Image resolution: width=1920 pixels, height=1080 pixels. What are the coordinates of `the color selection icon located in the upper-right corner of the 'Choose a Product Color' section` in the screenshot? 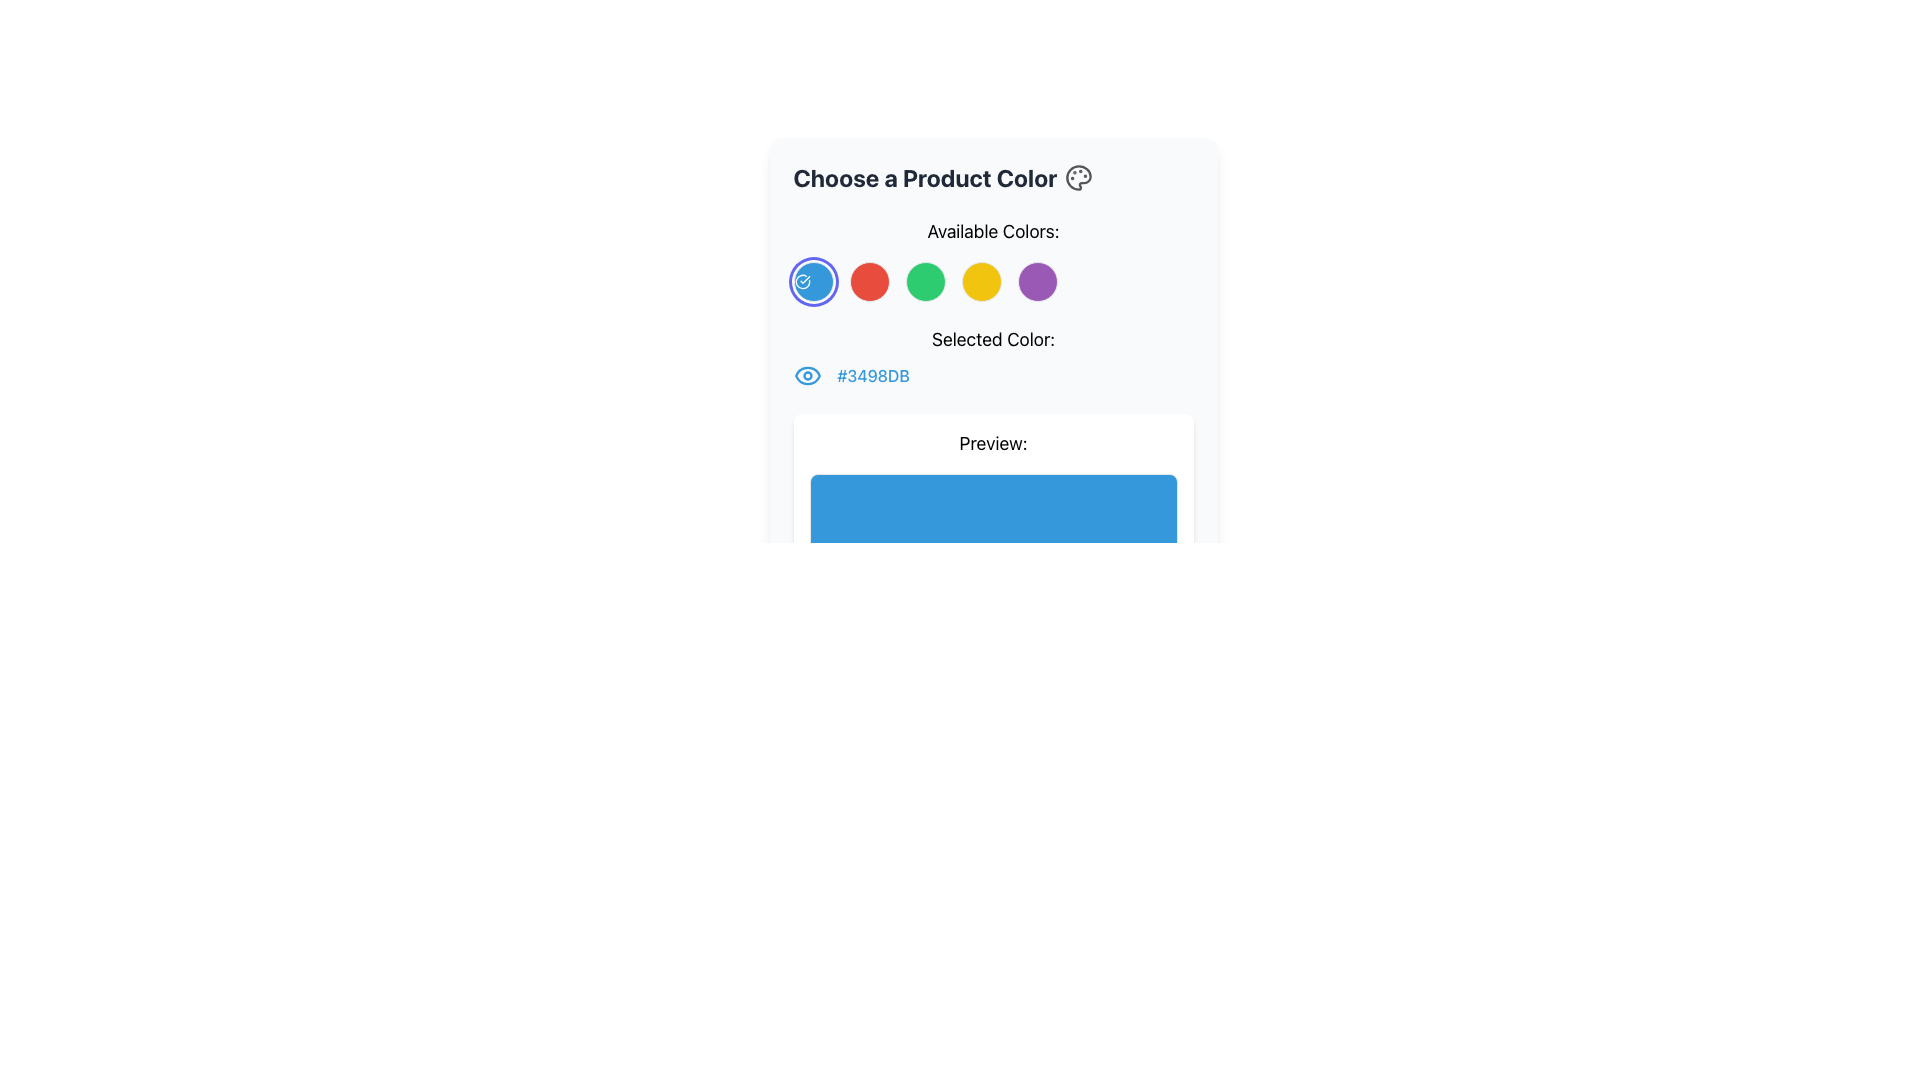 It's located at (1078, 176).